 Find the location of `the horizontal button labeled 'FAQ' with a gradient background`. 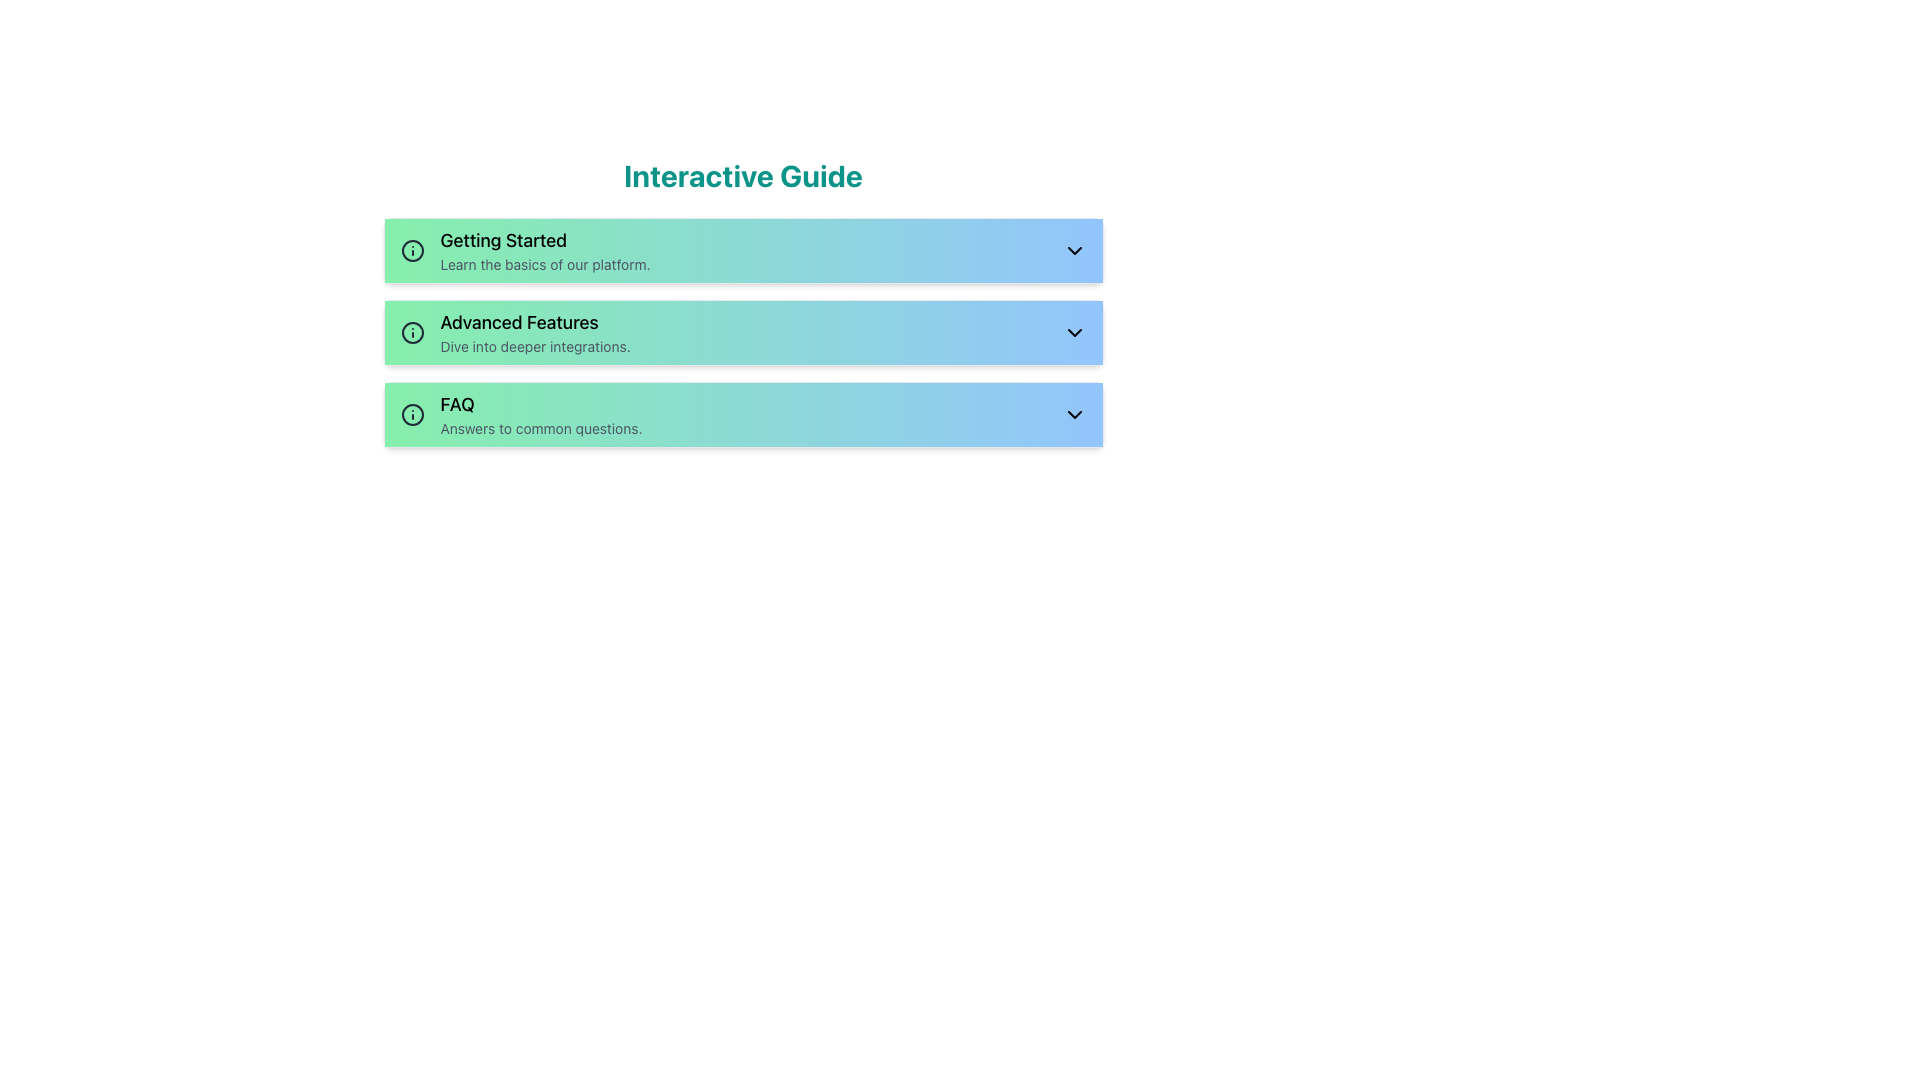

the horizontal button labeled 'FAQ' with a gradient background is located at coordinates (742, 414).